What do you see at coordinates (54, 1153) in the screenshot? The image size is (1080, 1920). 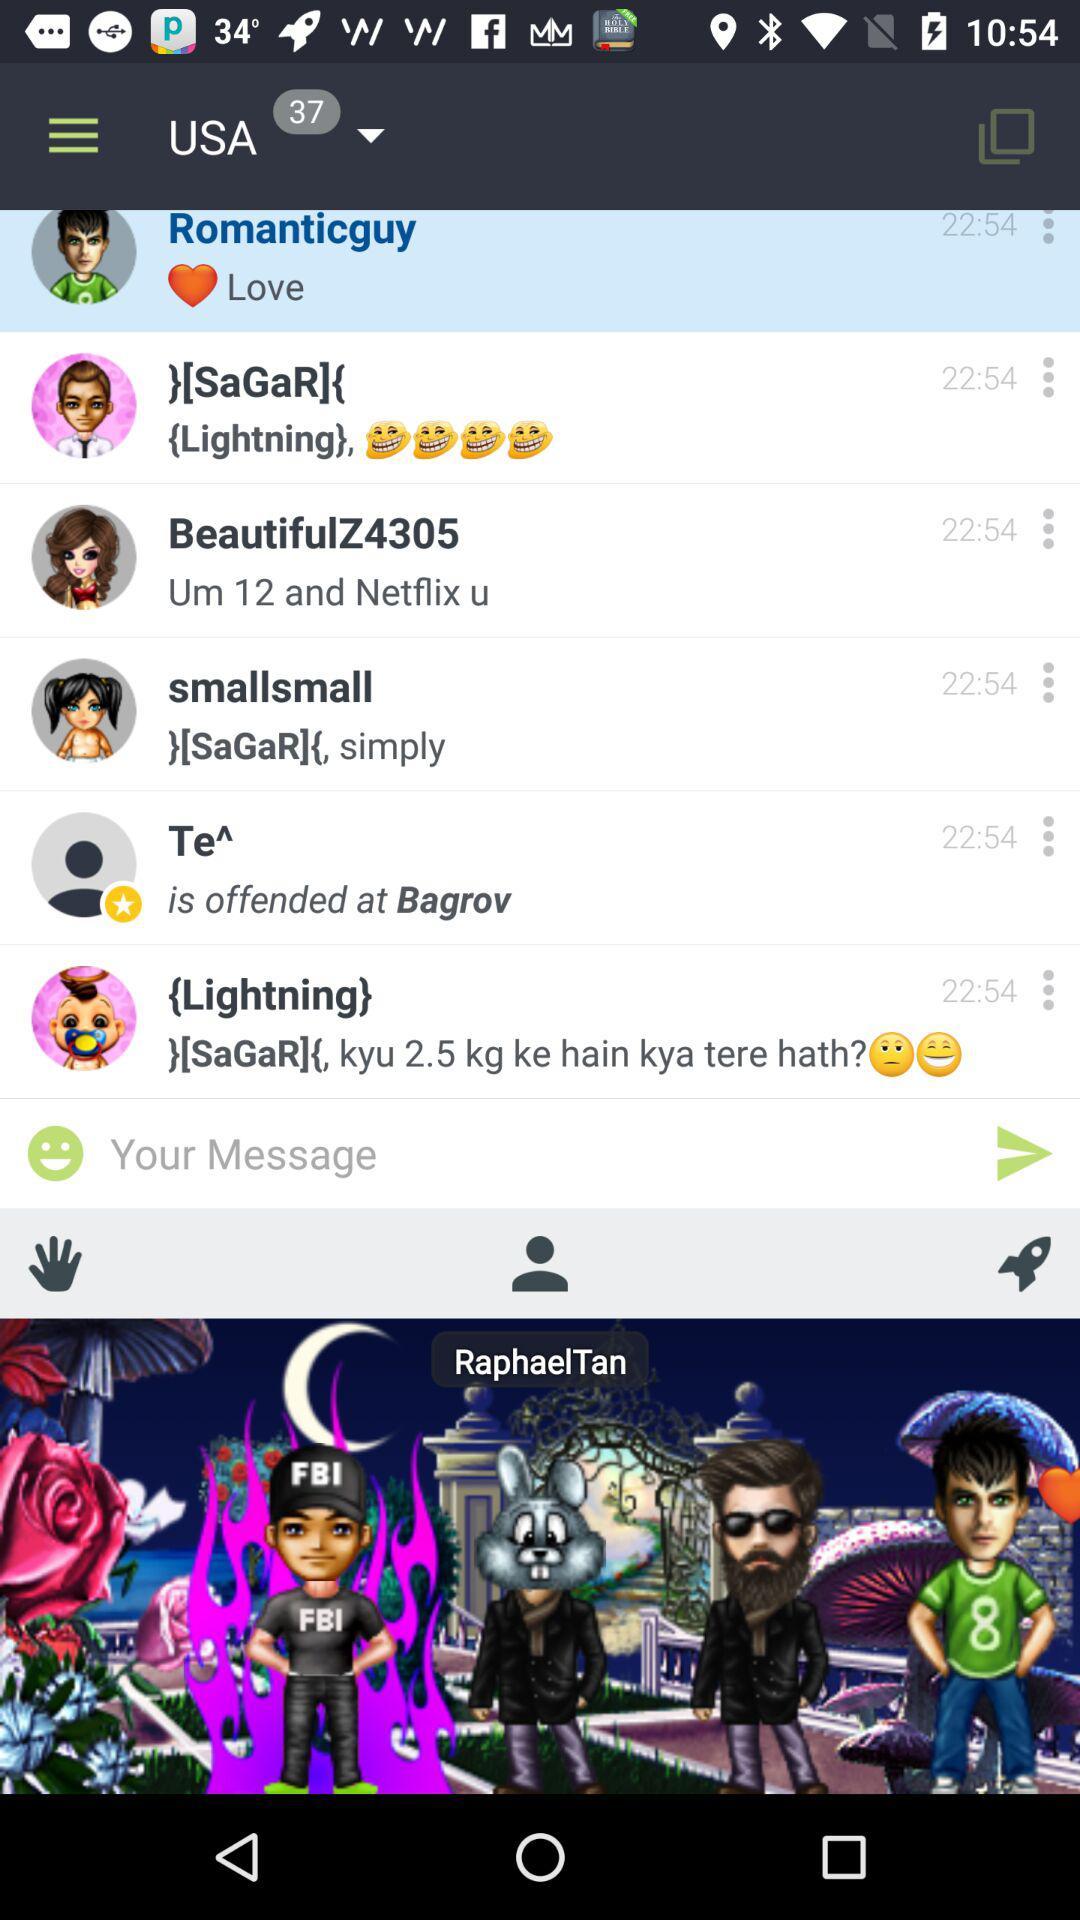 I see `the image bar` at bounding box center [54, 1153].